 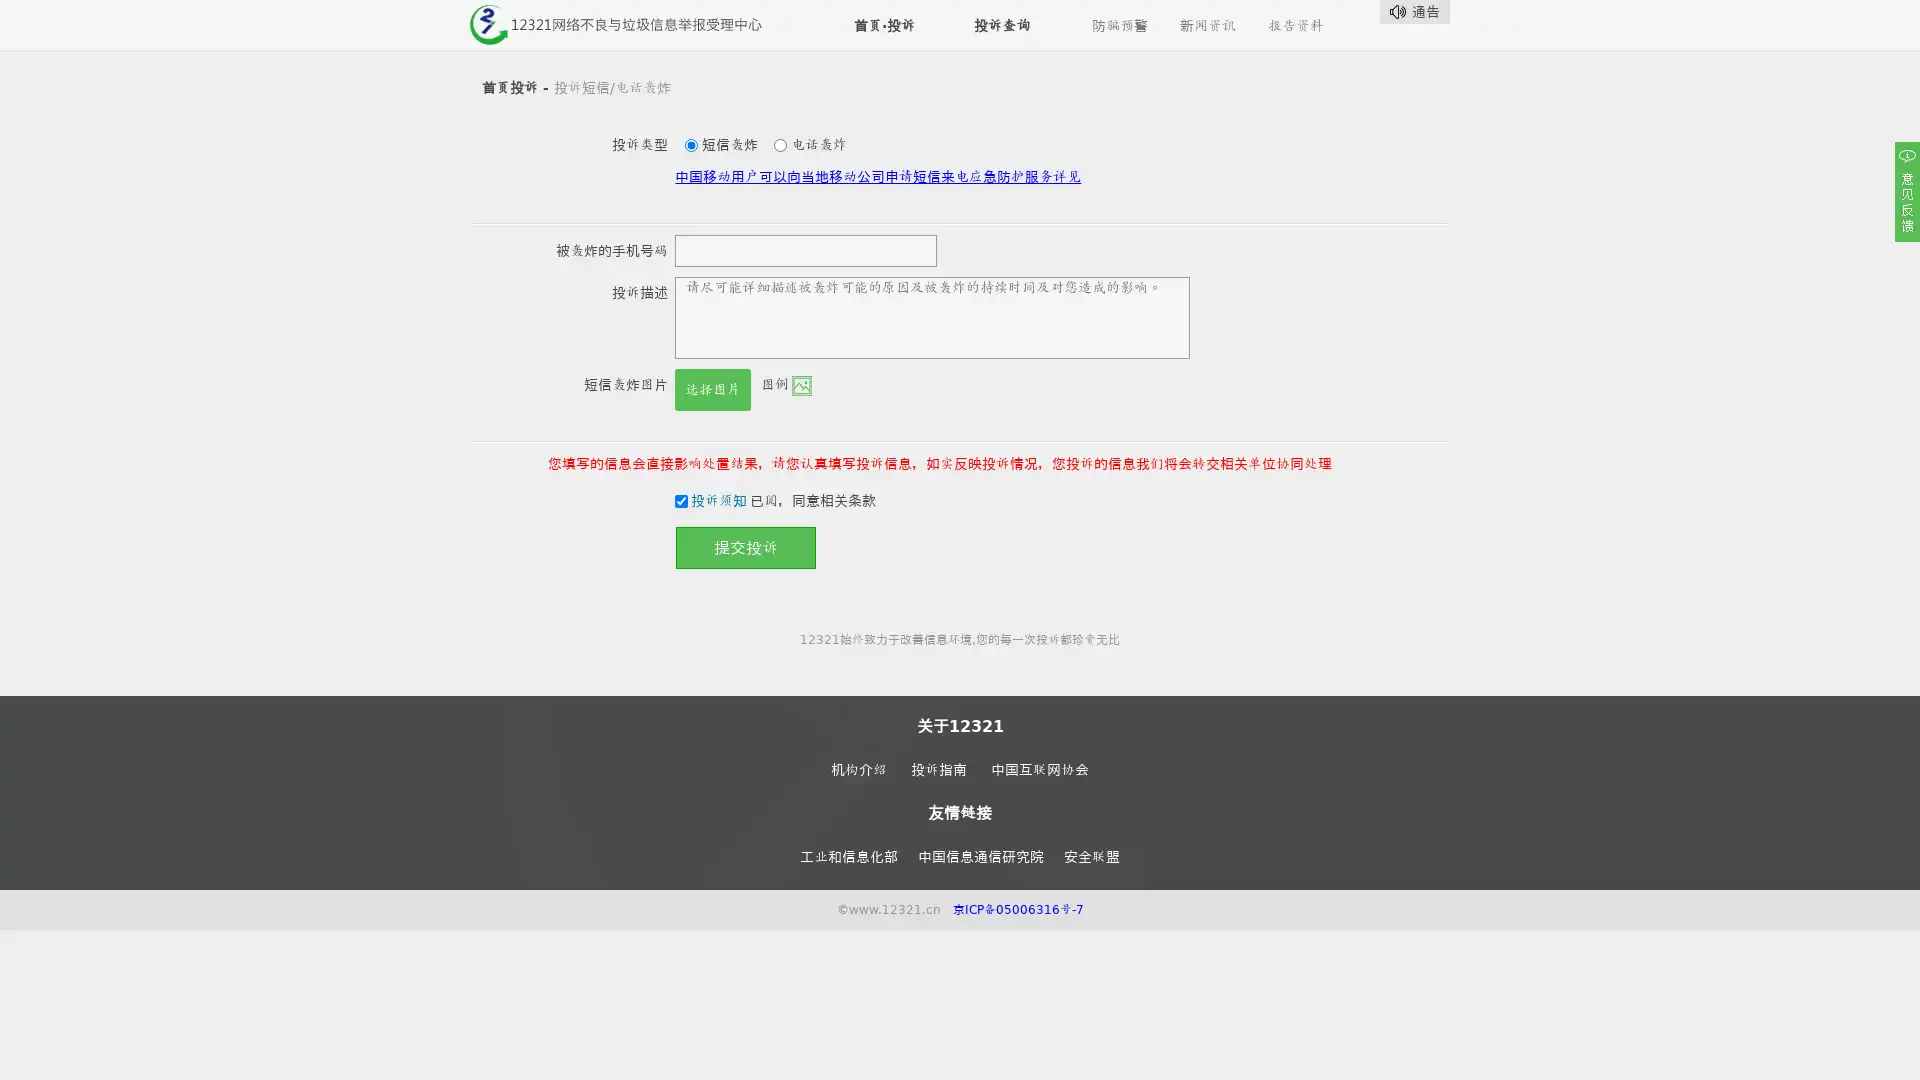 What do you see at coordinates (725, 380) in the screenshot?
I see `Choose Files` at bounding box center [725, 380].